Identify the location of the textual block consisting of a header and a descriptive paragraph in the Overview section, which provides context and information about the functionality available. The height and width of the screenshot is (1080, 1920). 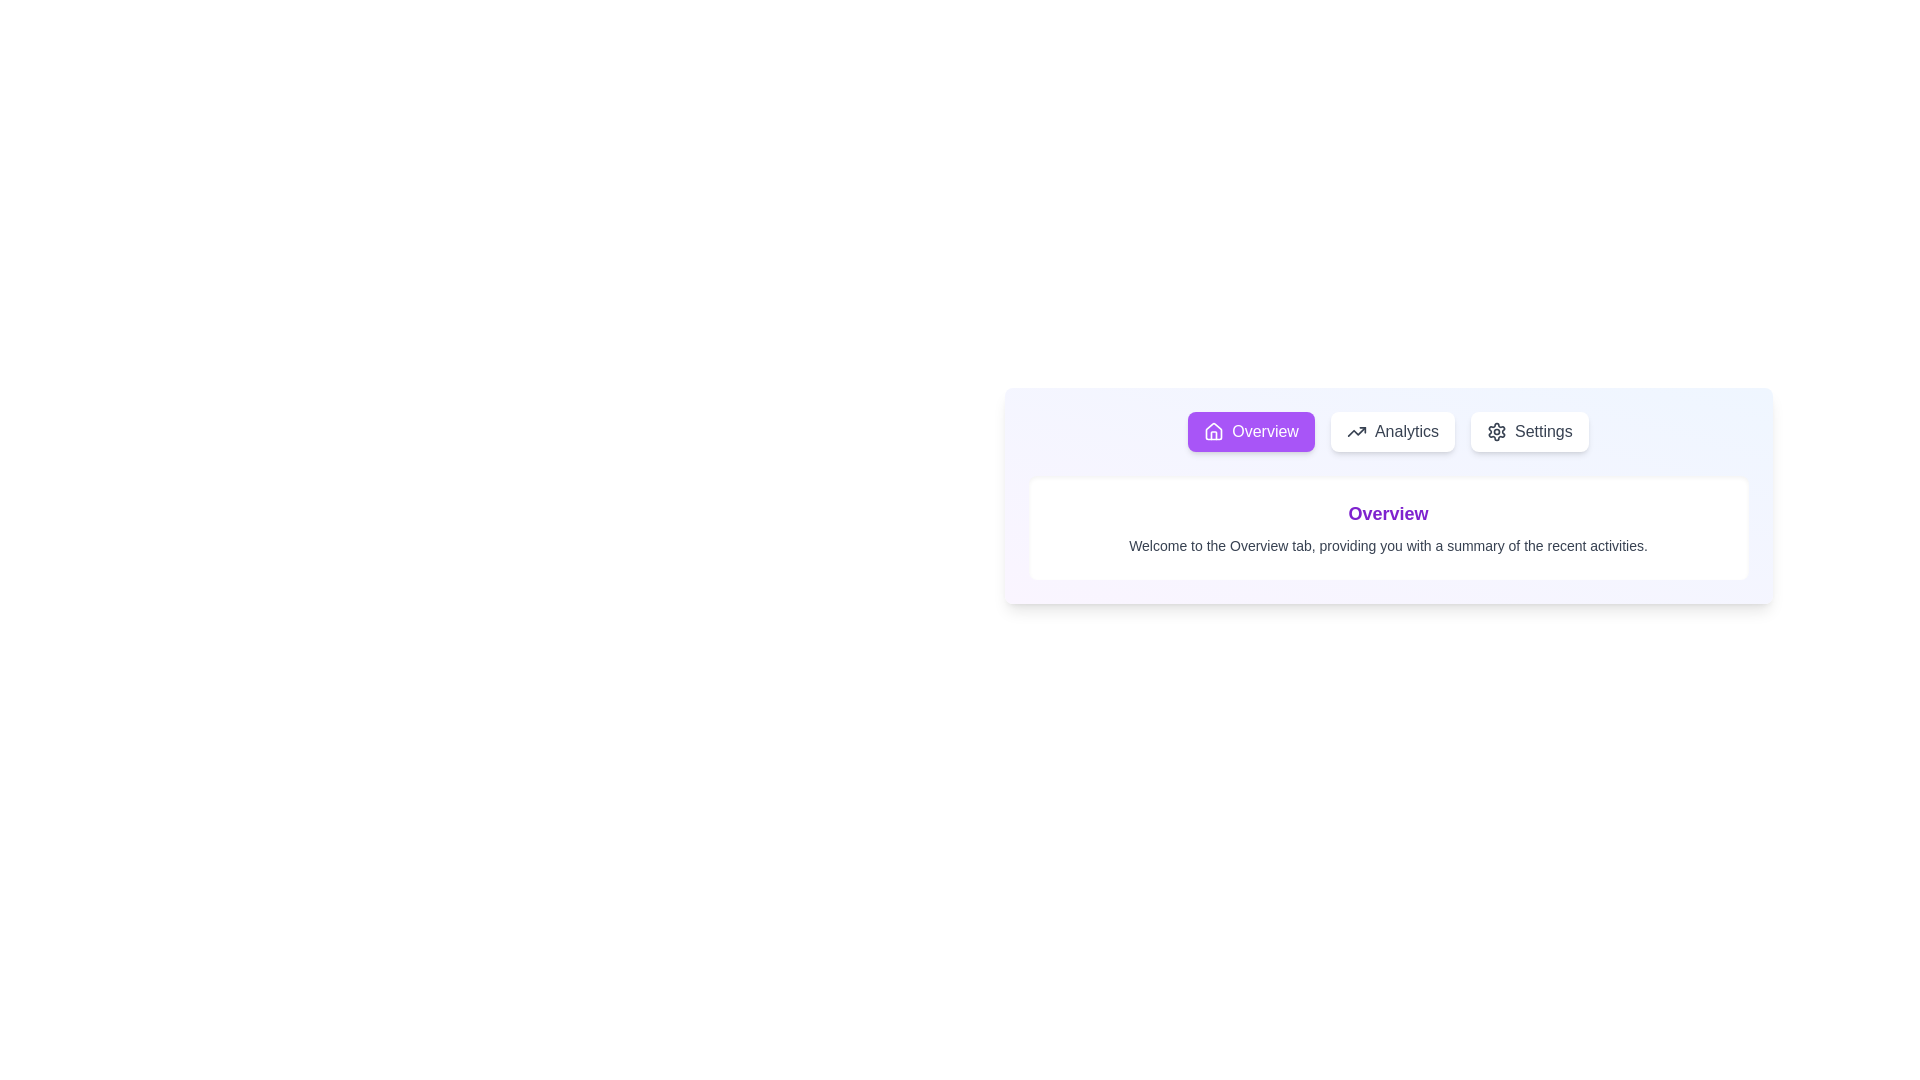
(1387, 527).